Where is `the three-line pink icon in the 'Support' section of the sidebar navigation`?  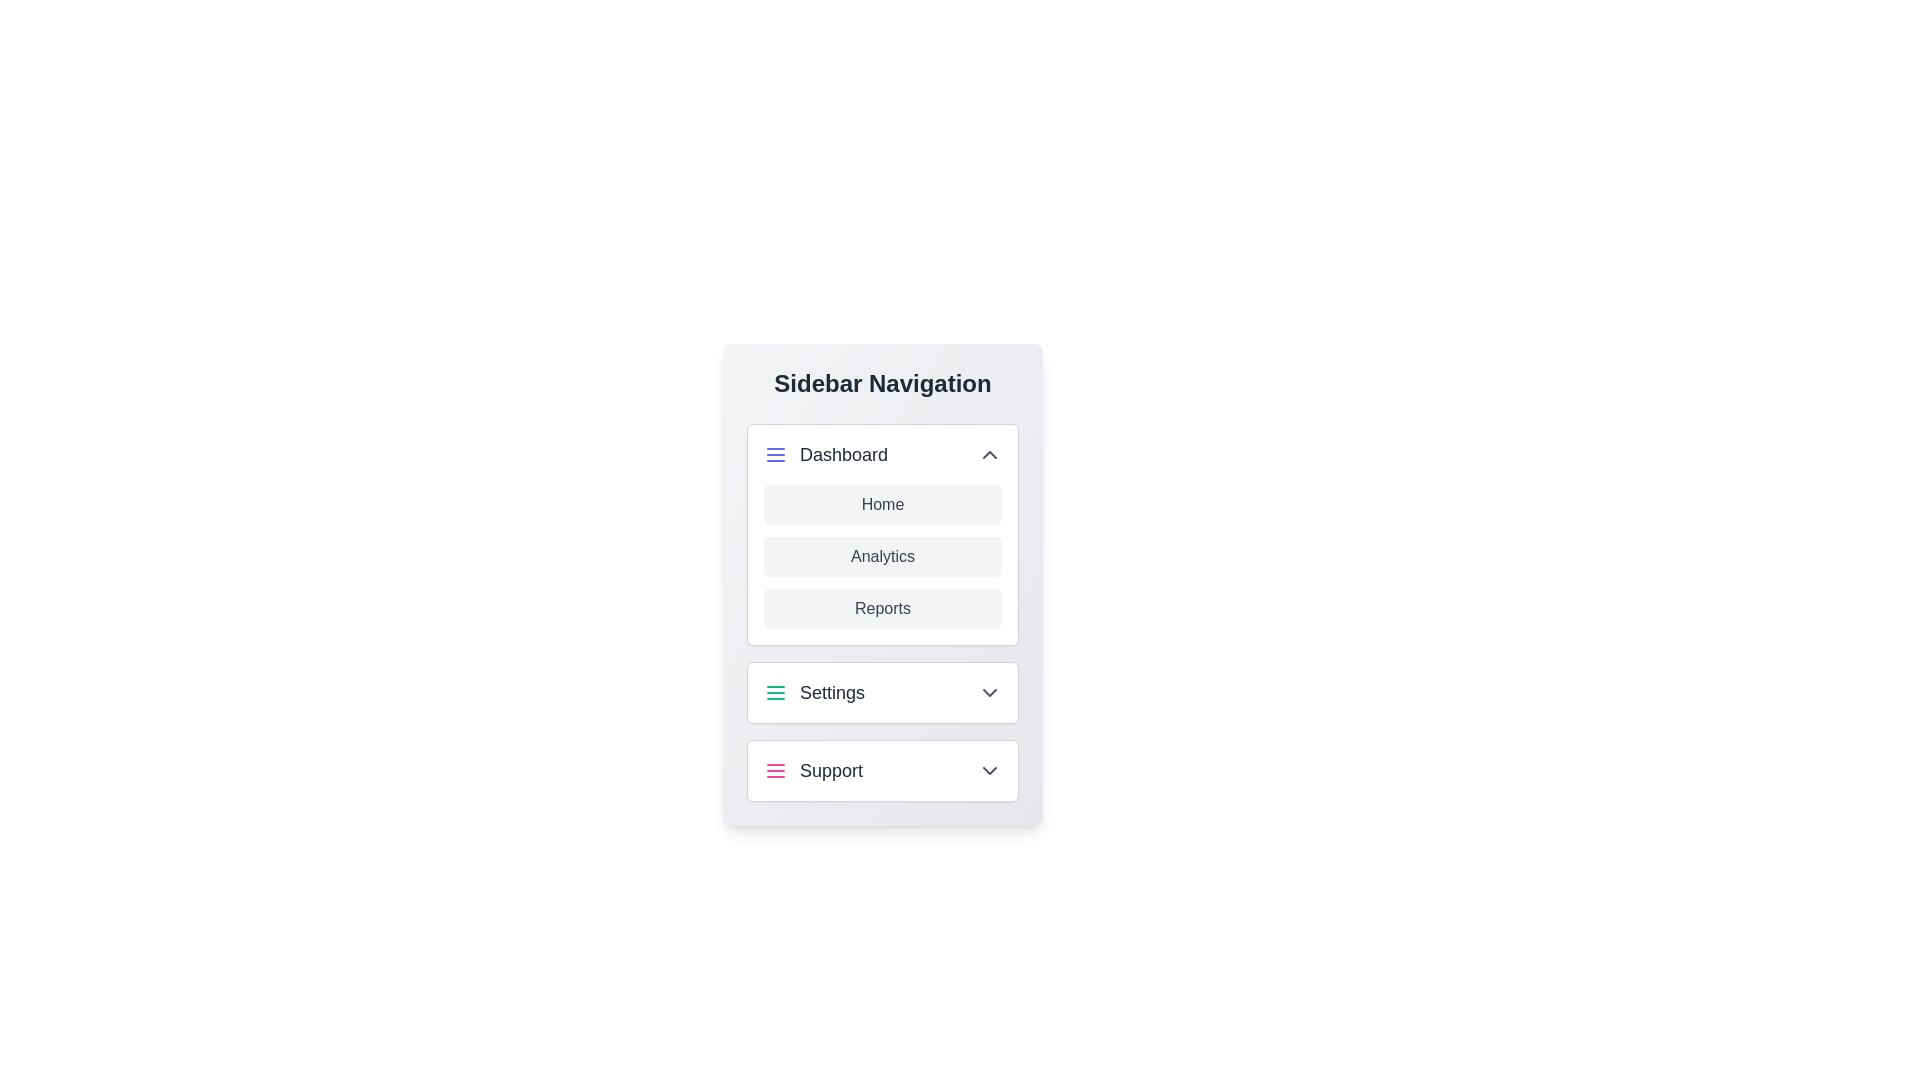
the three-line pink icon in the 'Support' section of the sidebar navigation is located at coordinates (775, 770).